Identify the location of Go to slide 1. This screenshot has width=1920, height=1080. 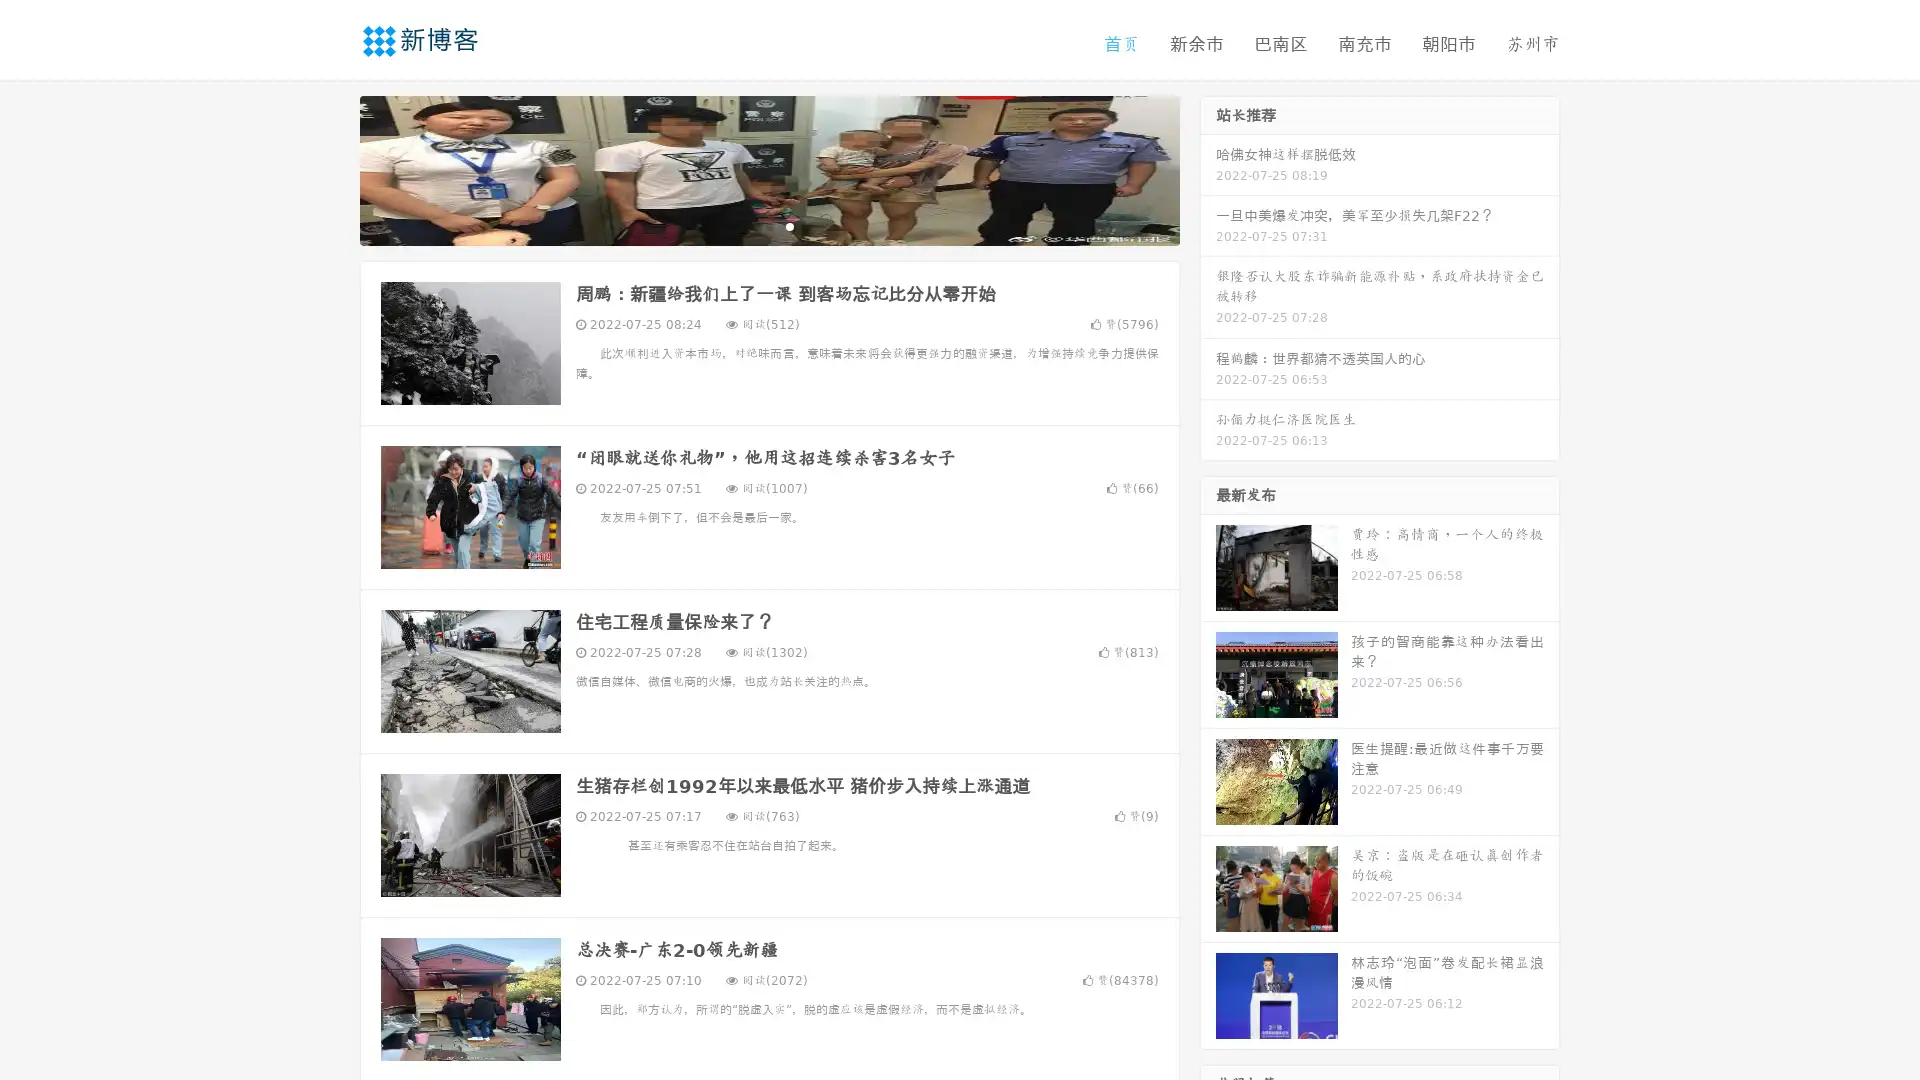
(748, 225).